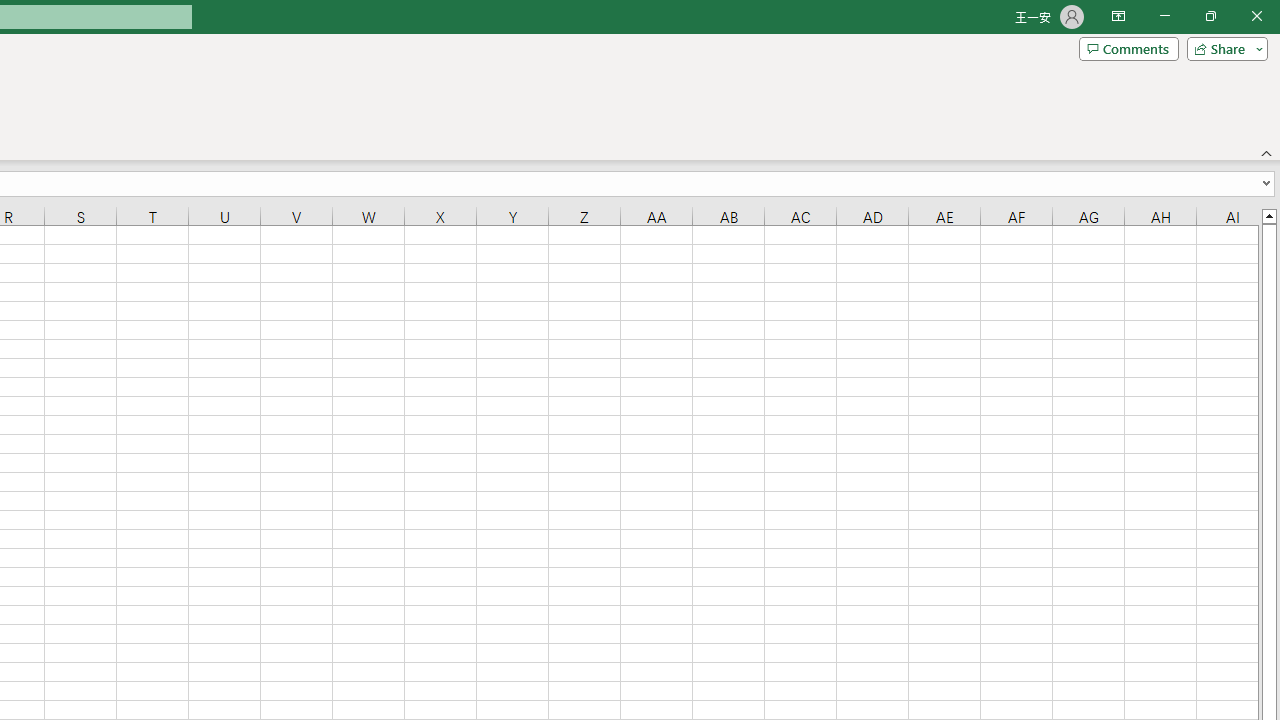  Describe the element at coordinates (1164, 16) in the screenshot. I see `'Minimize'` at that location.